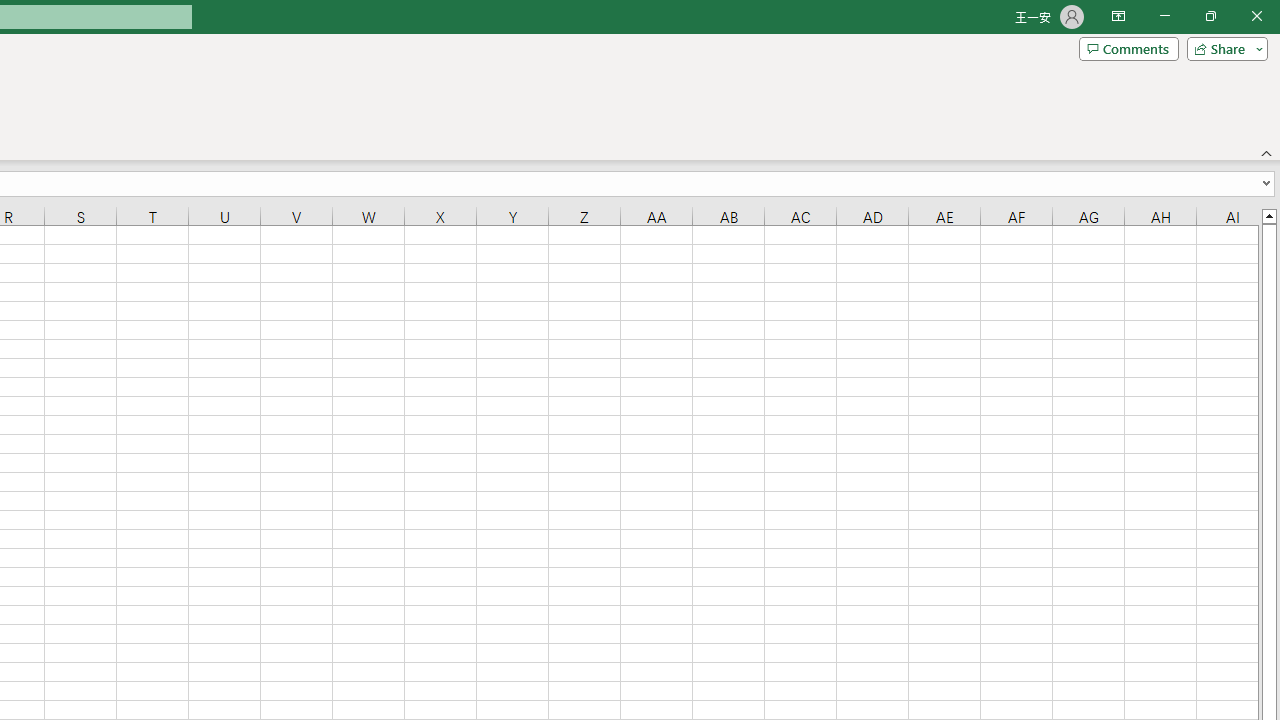  Describe the element at coordinates (1164, 16) in the screenshot. I see `'Minimize'` at that location.